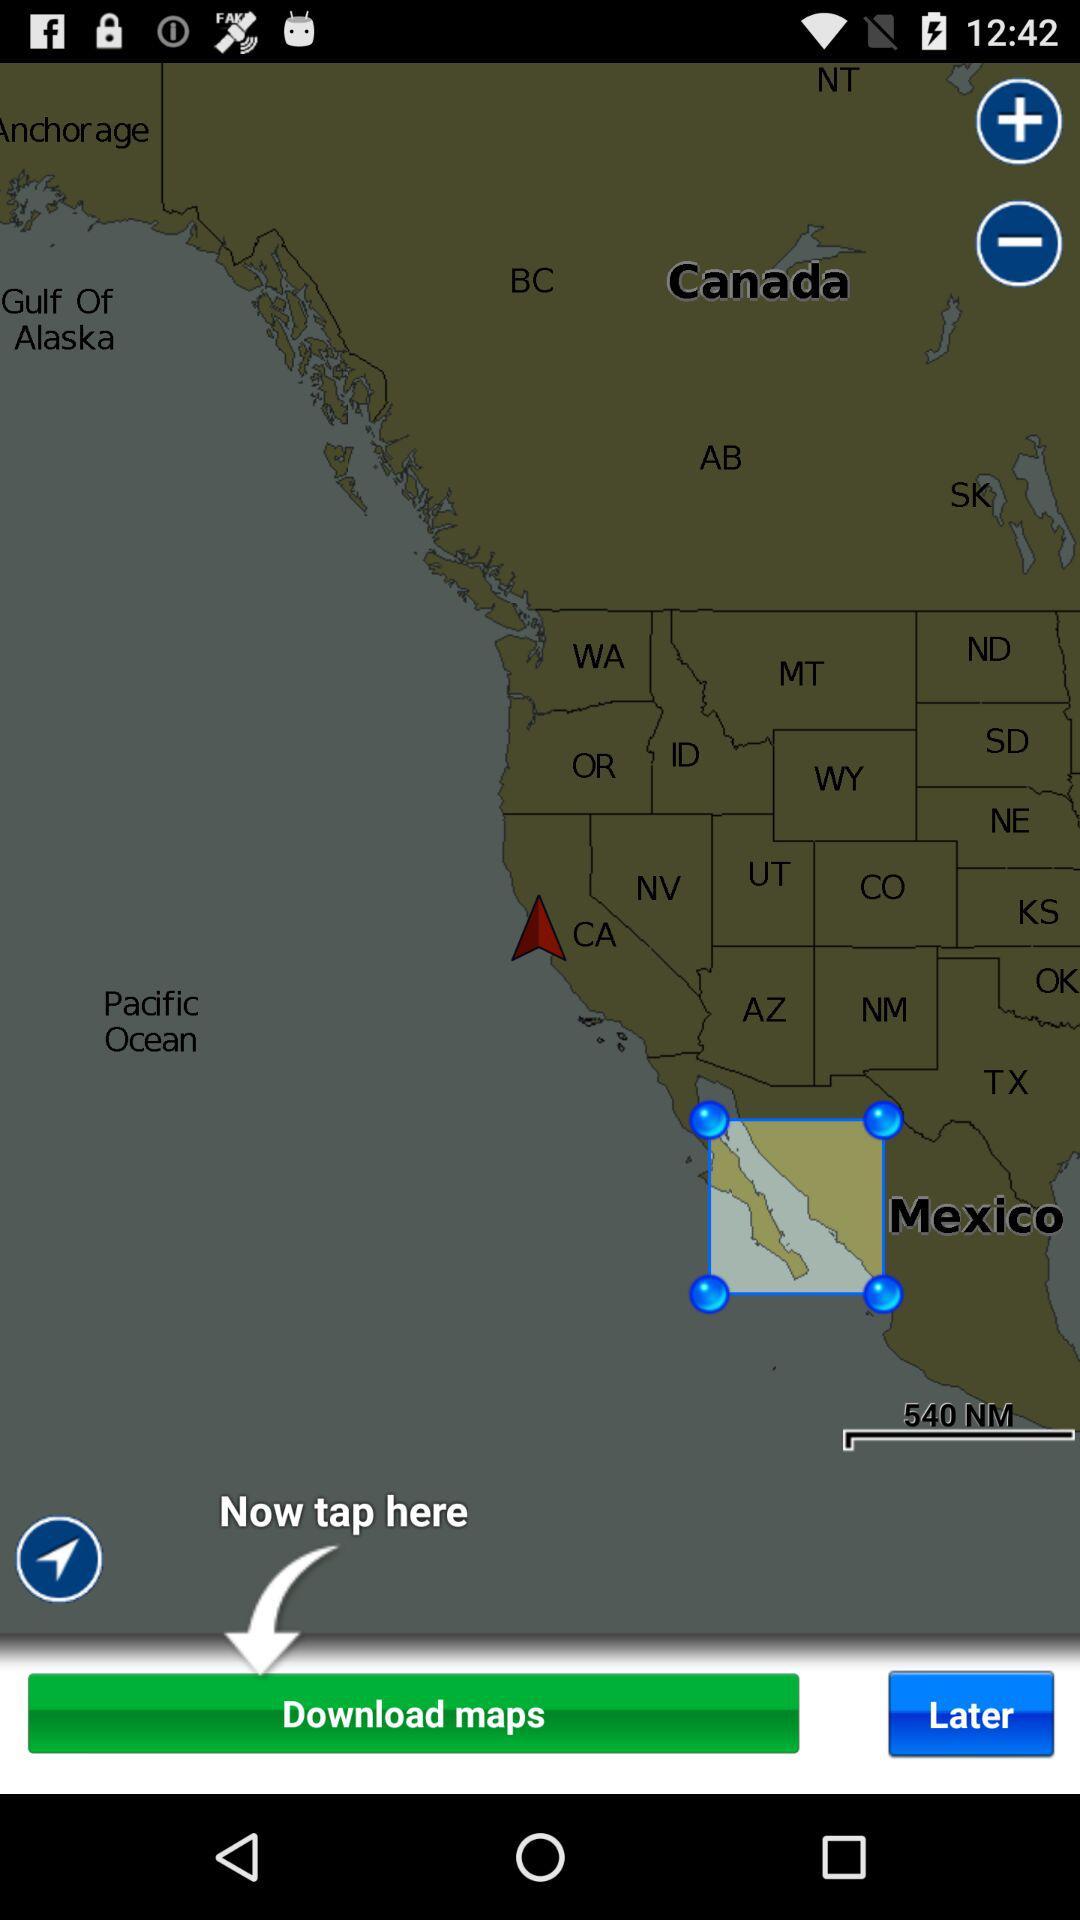 This screenshot has height=1920, width=1080. I want to click on the add icon, so click(1019, 129).